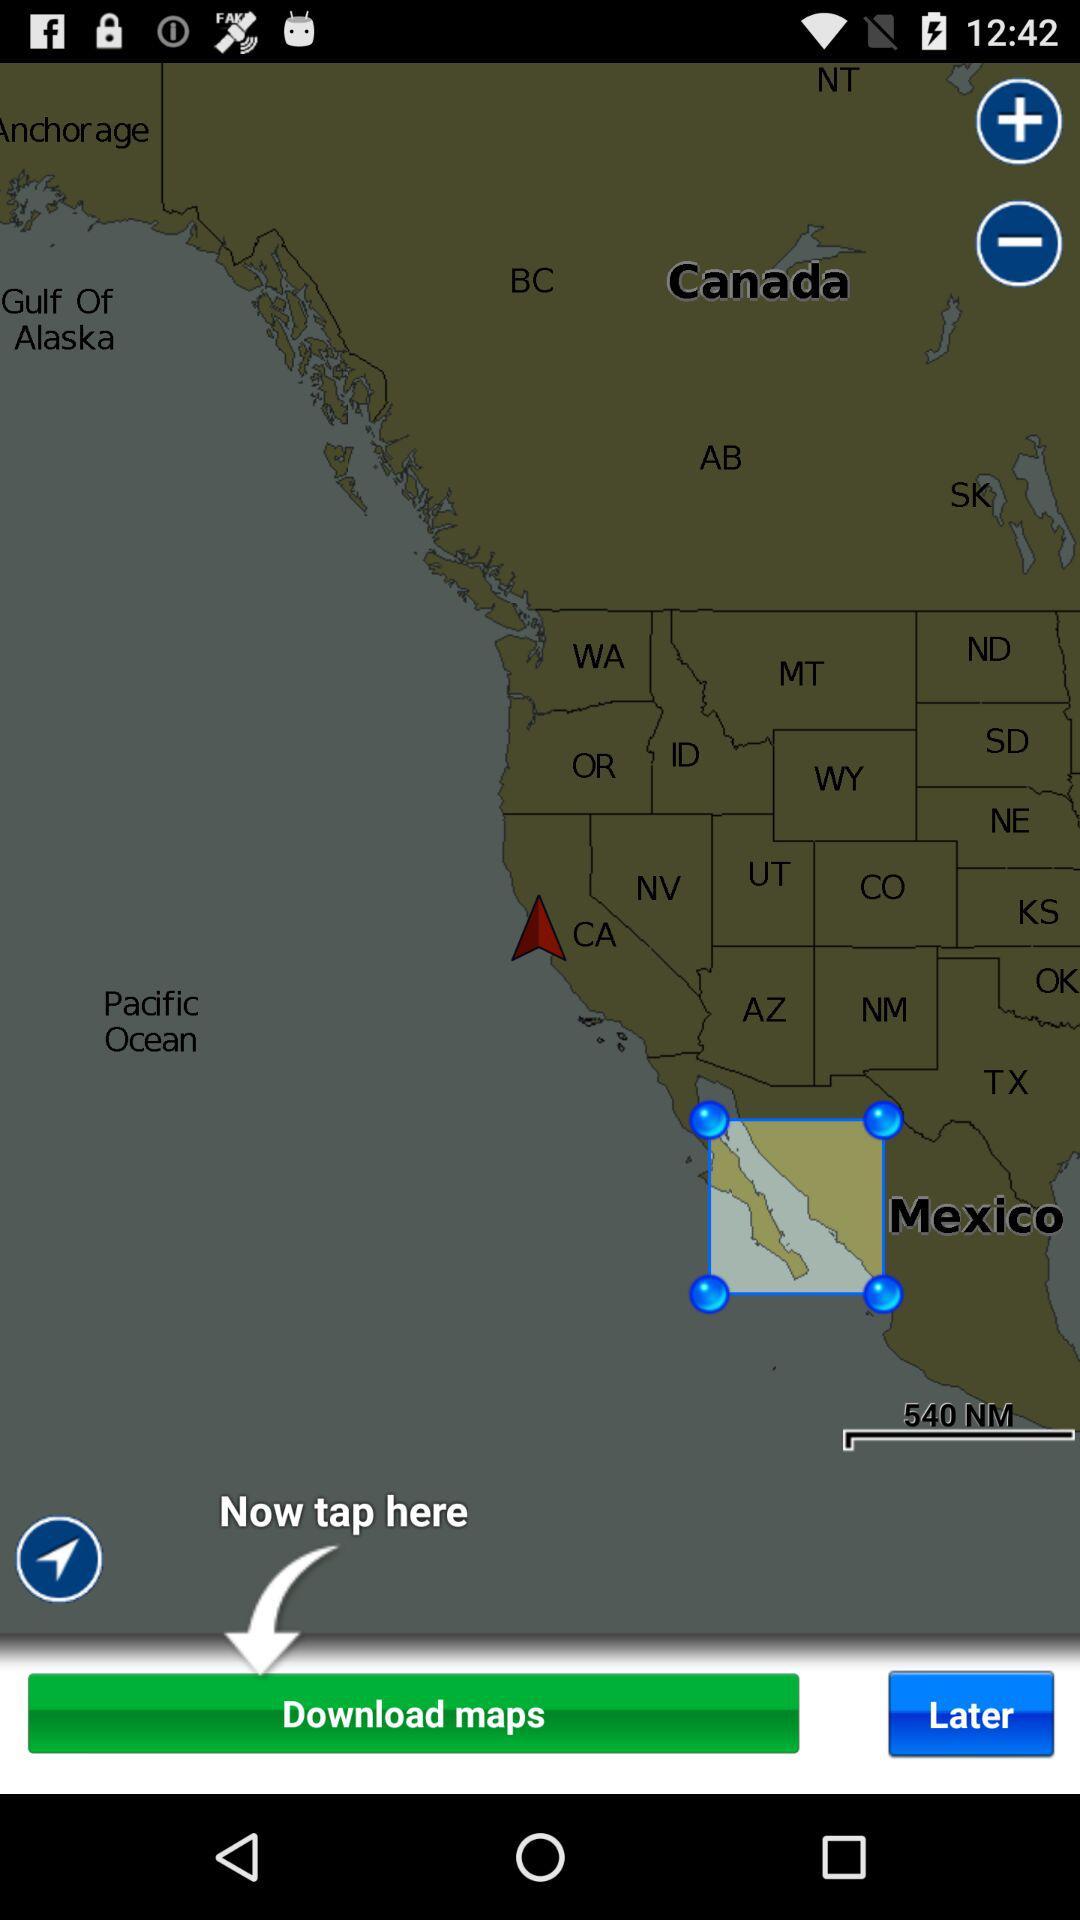 This screenshot has height=1920, width=1080. I want to click on the add icon, so click(1019, 129).